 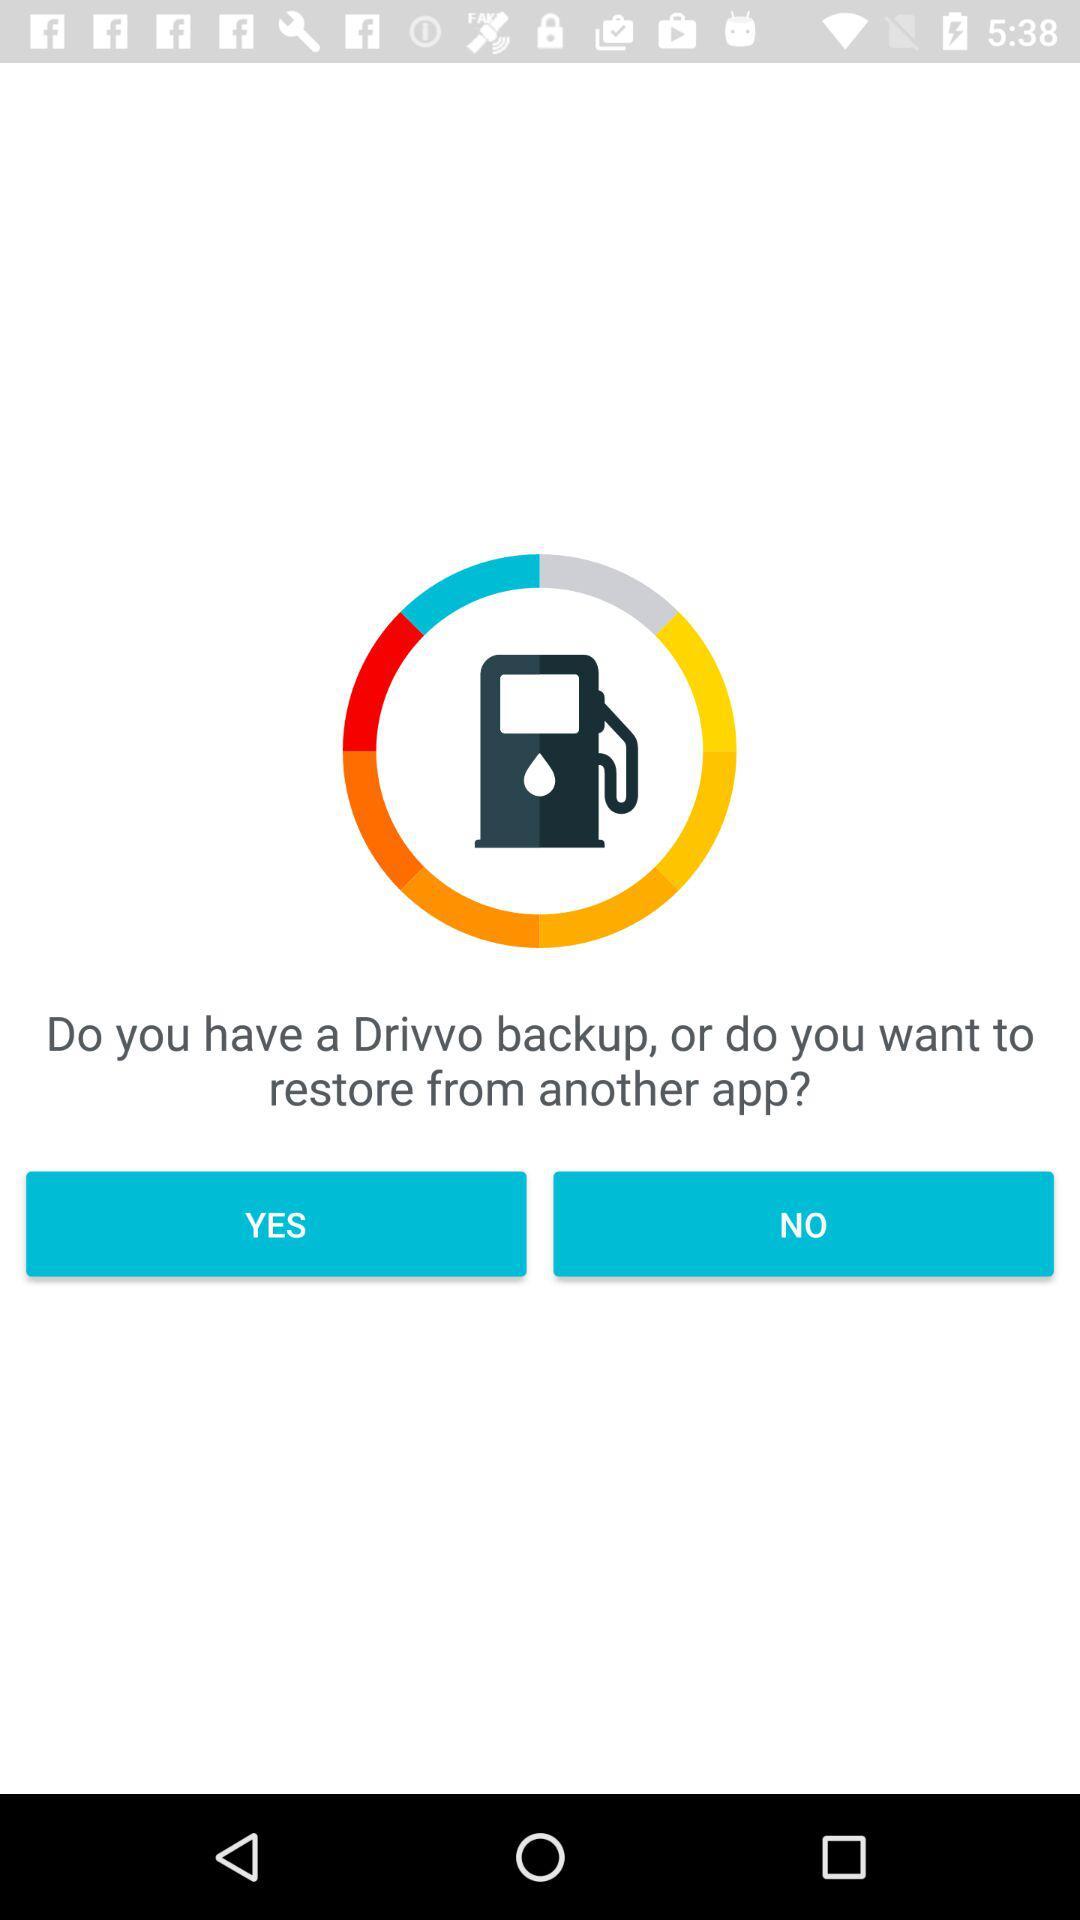 What do you see at coordinates (802, 1223) in the screenshot?
I see `no on the right` at bounding box center [802, 1223].